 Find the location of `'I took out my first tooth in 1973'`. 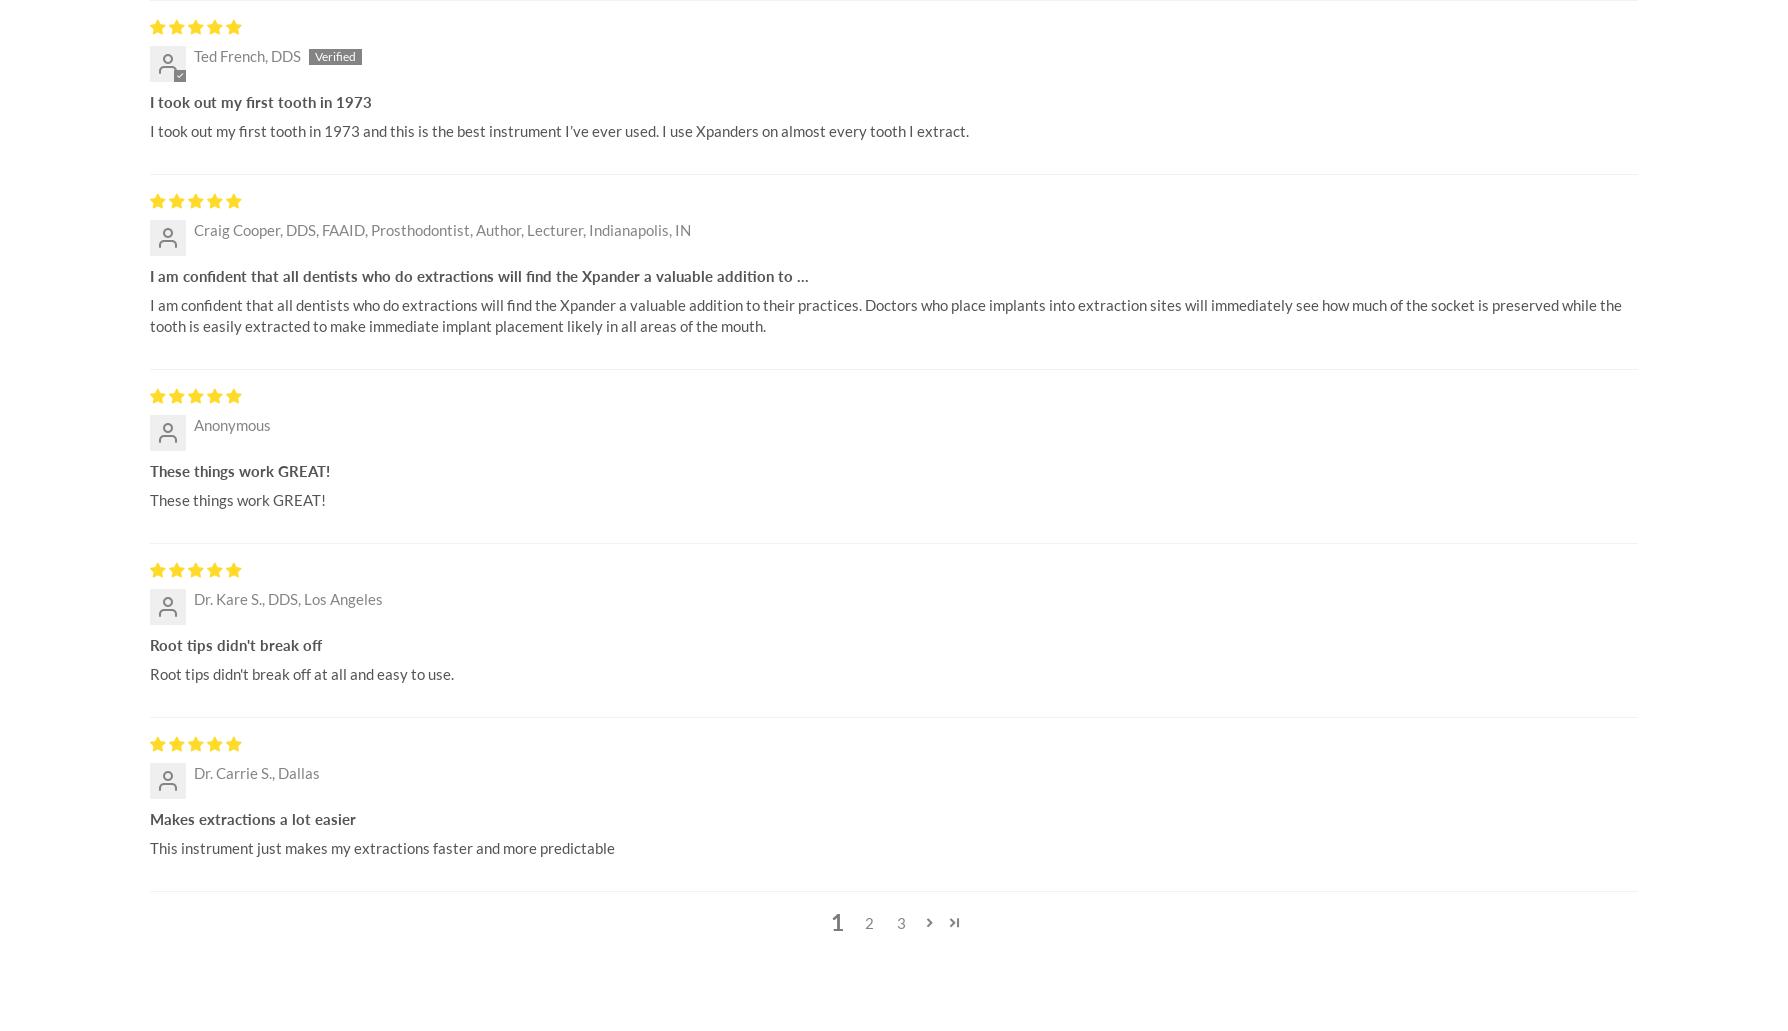

'I took out my first tooth in 1973' is located at coordinates (260, 101).